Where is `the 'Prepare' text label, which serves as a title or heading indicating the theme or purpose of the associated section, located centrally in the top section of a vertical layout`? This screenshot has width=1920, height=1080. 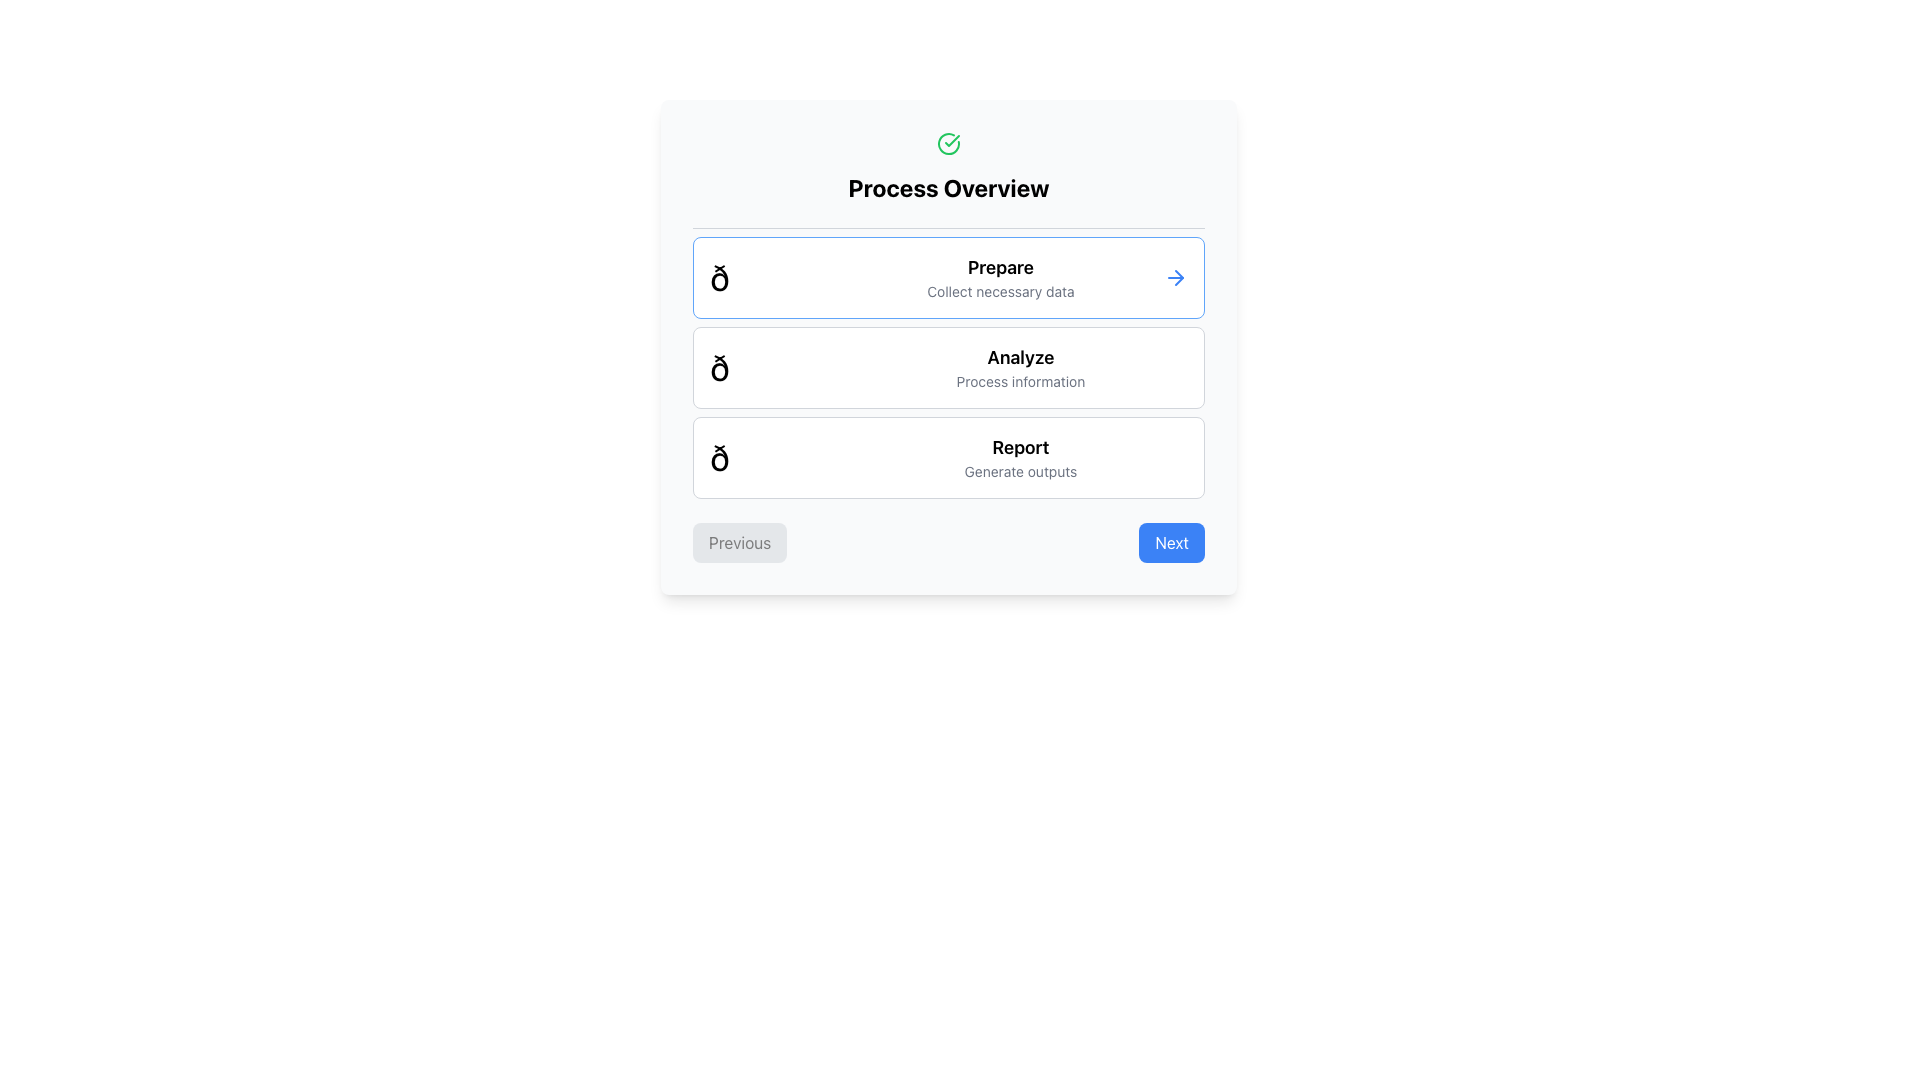 the 'Prepare' text label, which serves as a title or heading indicating the theme or purpose of the associated section, located centrally in the top section of a vertical layout is located at coordinates (1000, 266).